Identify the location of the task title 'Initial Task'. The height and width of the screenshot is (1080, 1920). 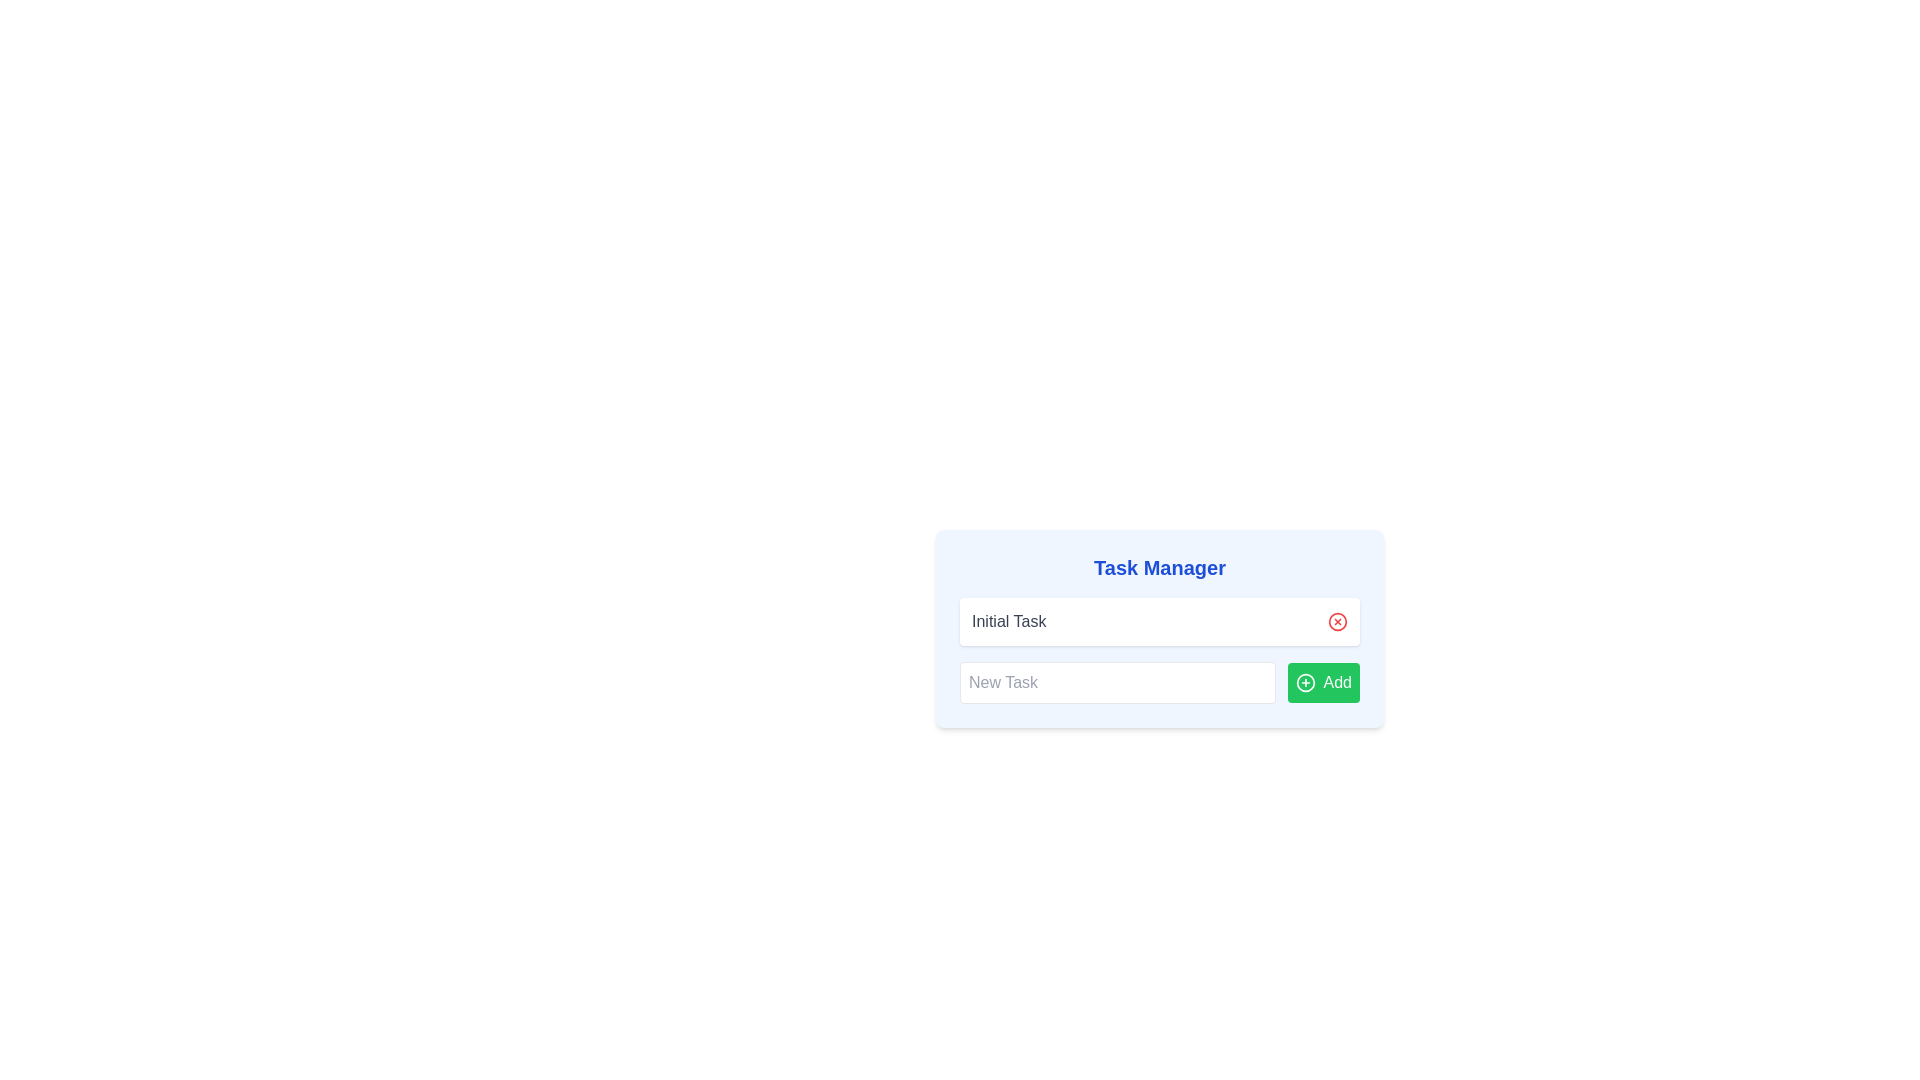
(1160, 620).